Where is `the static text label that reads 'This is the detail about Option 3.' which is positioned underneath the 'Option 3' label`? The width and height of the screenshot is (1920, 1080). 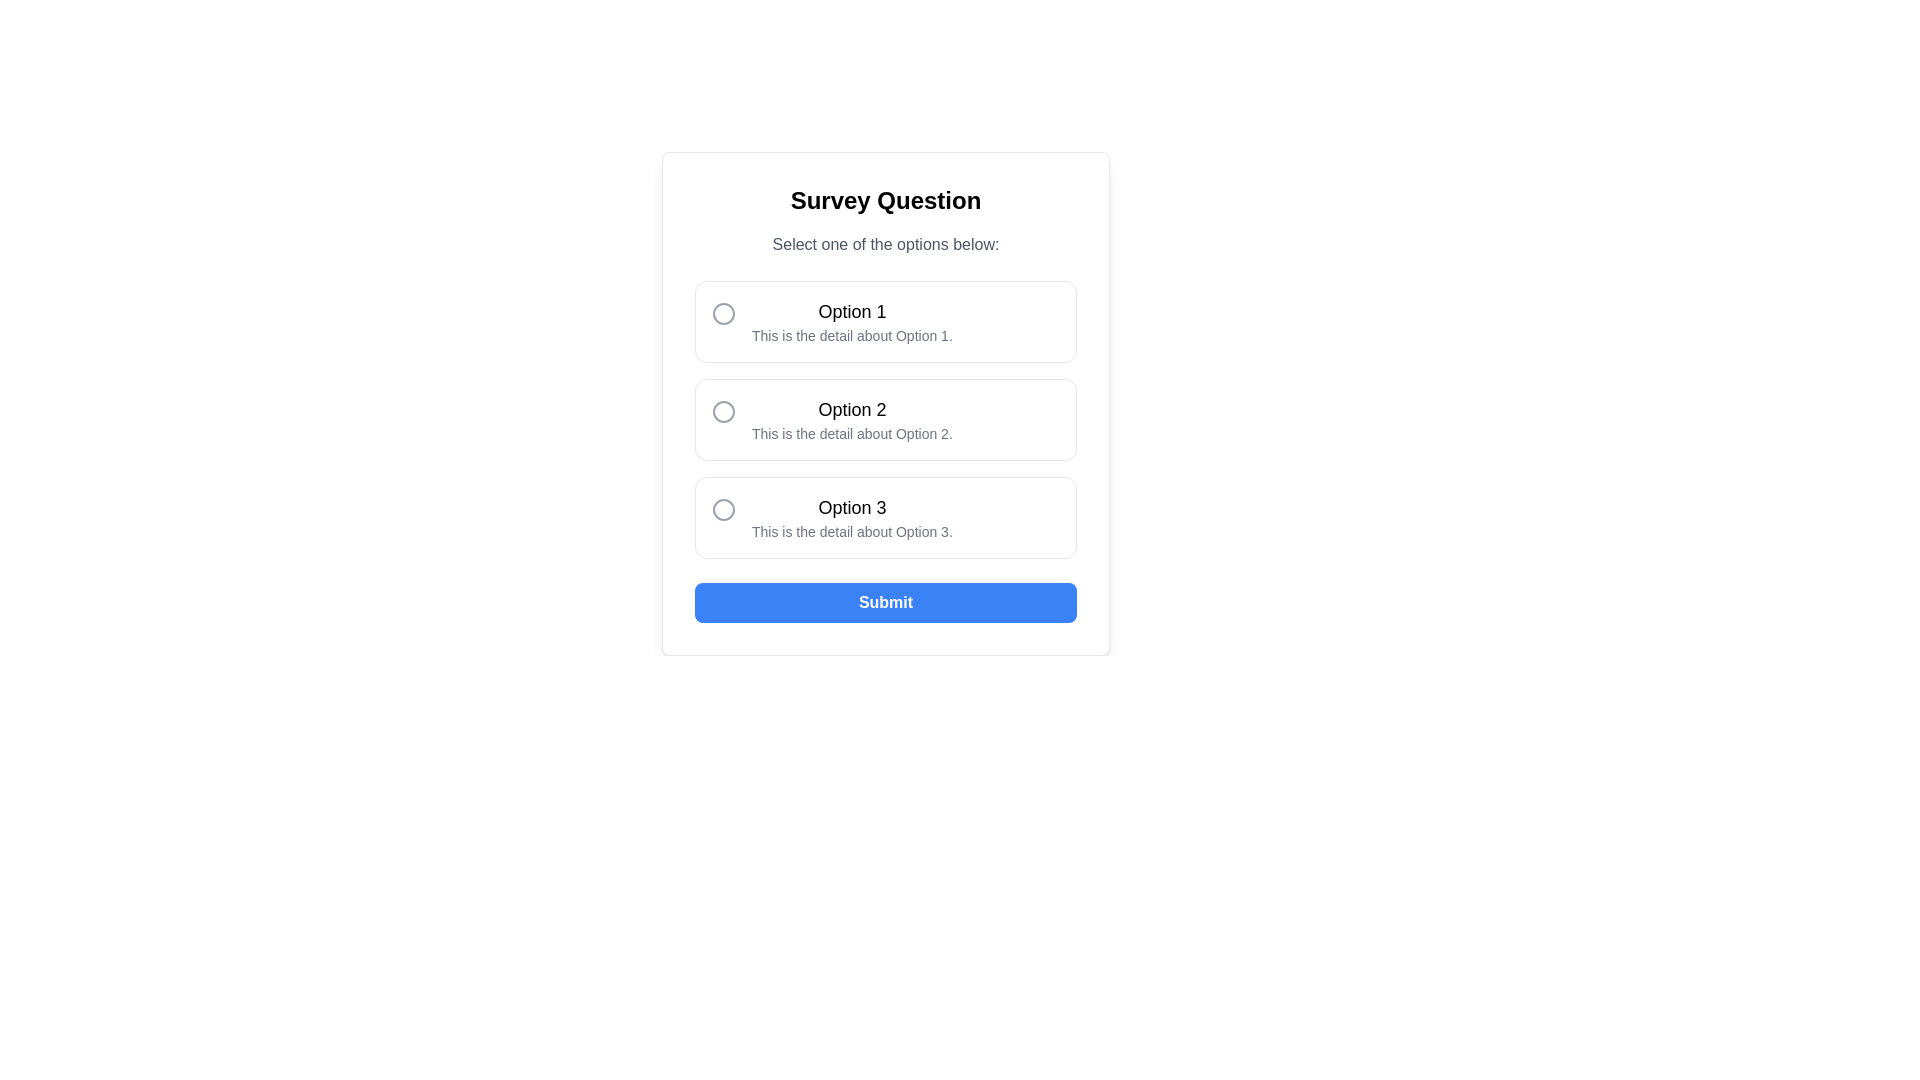 the static text label that reads 'This is the detail about Option 3.' which is positioned underneath the 'Option 3' label is located at coordinates (852, 531).